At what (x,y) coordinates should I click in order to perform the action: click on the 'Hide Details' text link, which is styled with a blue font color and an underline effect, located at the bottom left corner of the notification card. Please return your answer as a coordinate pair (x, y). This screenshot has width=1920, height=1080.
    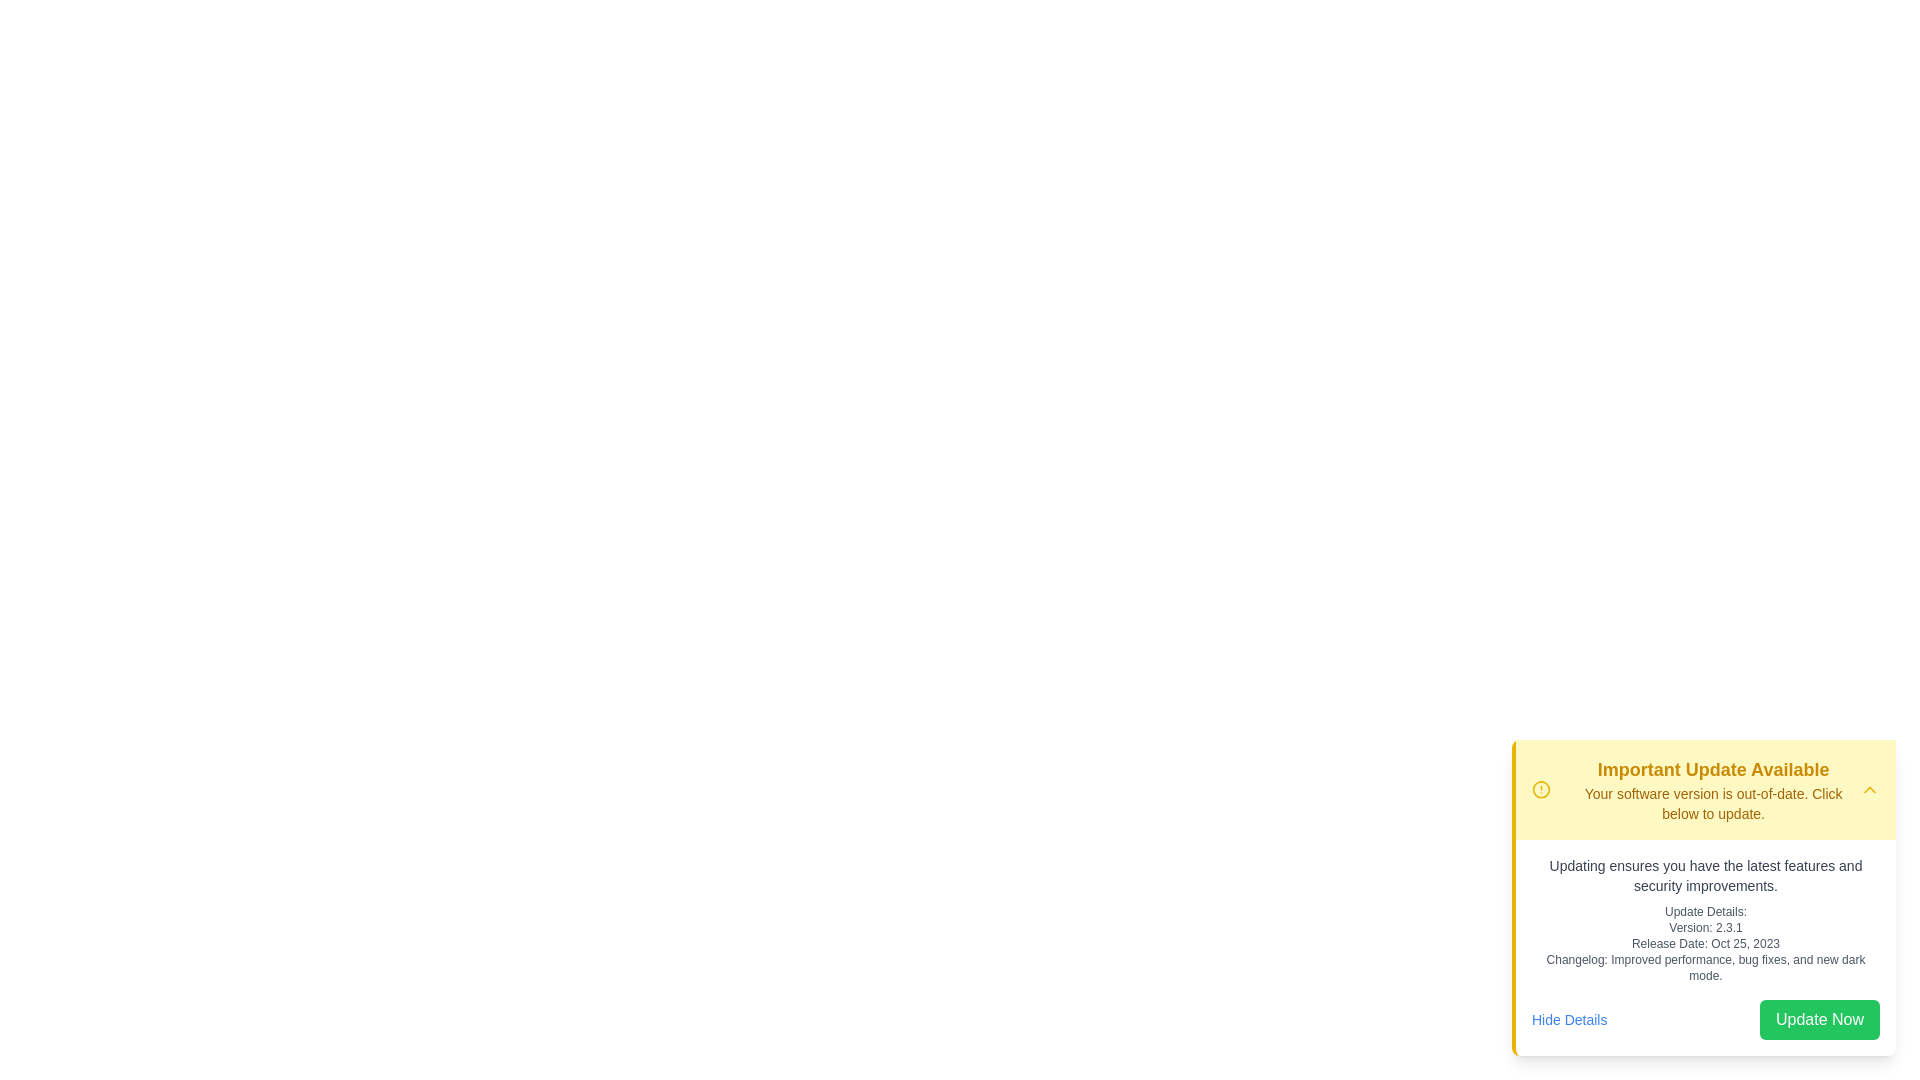
    Looking at the image, I should click on (1568, 1019).